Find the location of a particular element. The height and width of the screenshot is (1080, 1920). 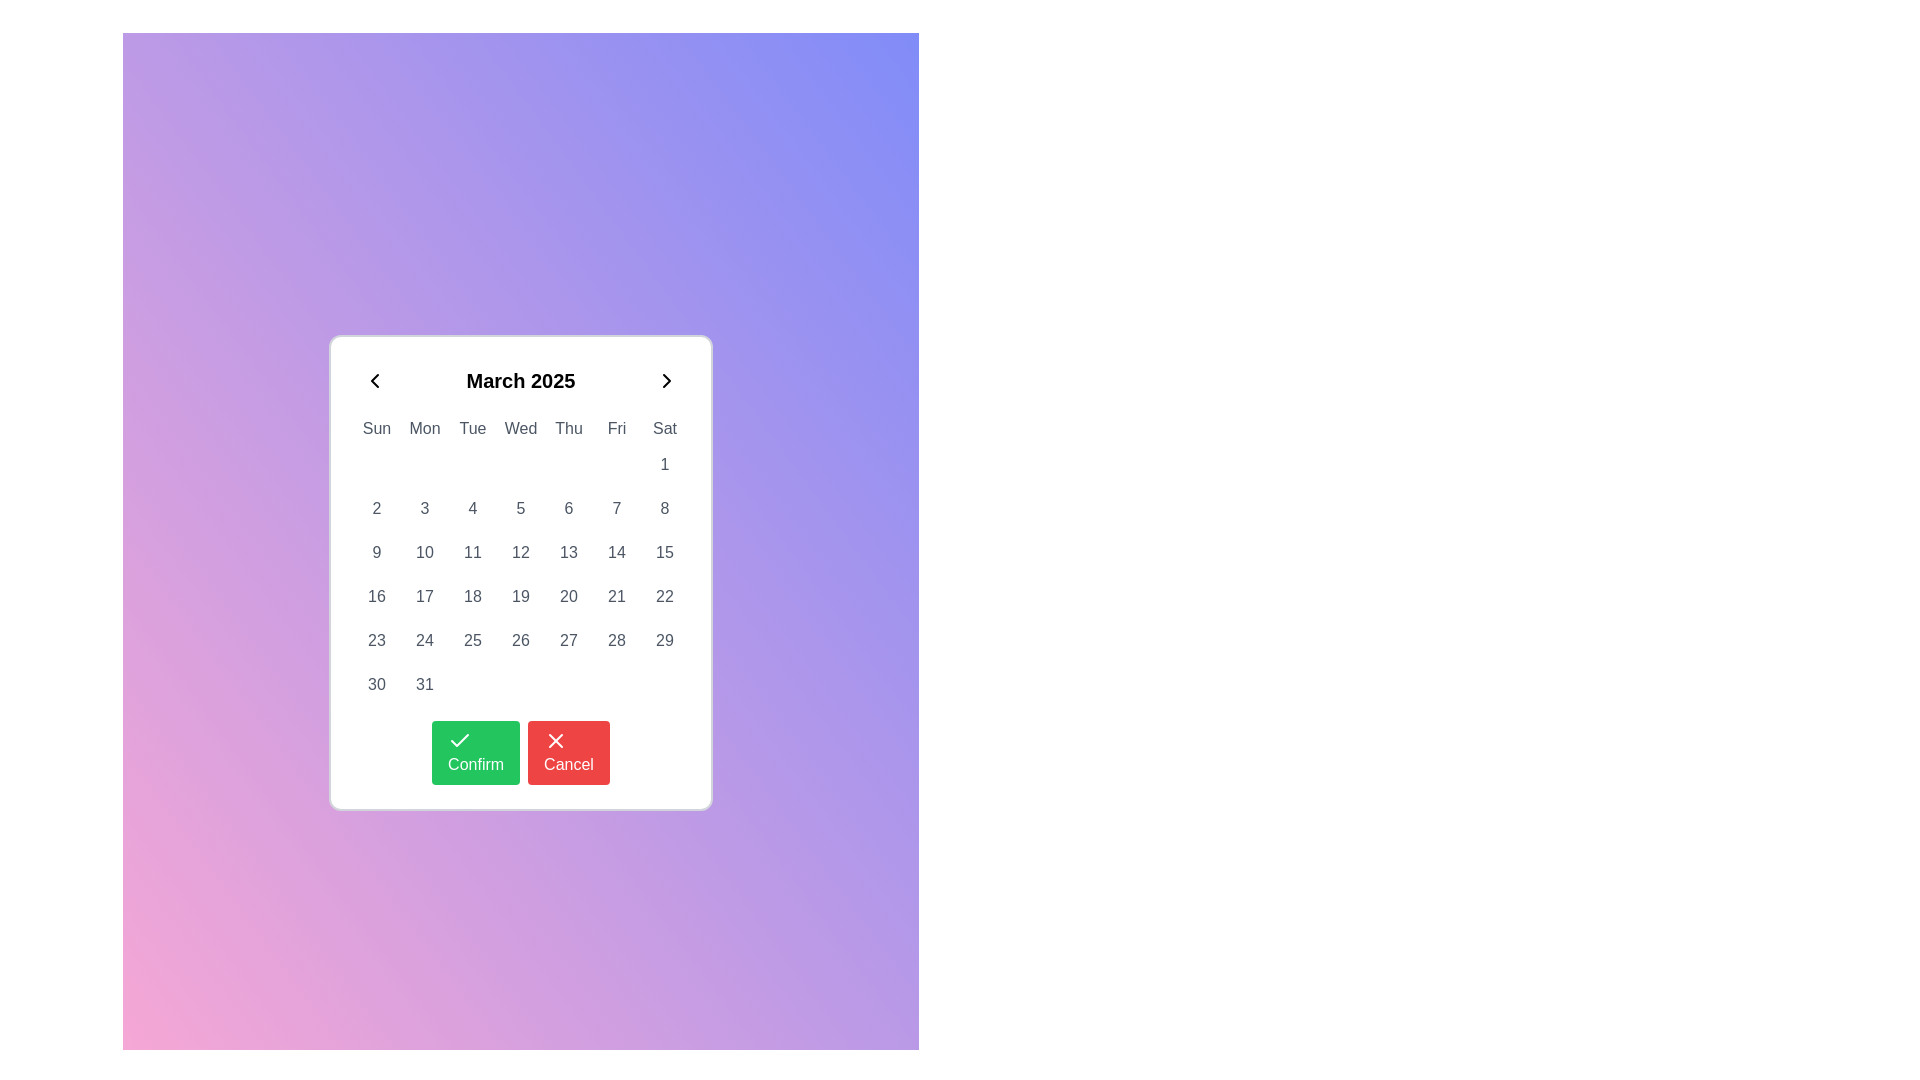

the calendar button for March 6, 2025, located under the 'Fri' column in the first row is located at coordinates (568, 508).